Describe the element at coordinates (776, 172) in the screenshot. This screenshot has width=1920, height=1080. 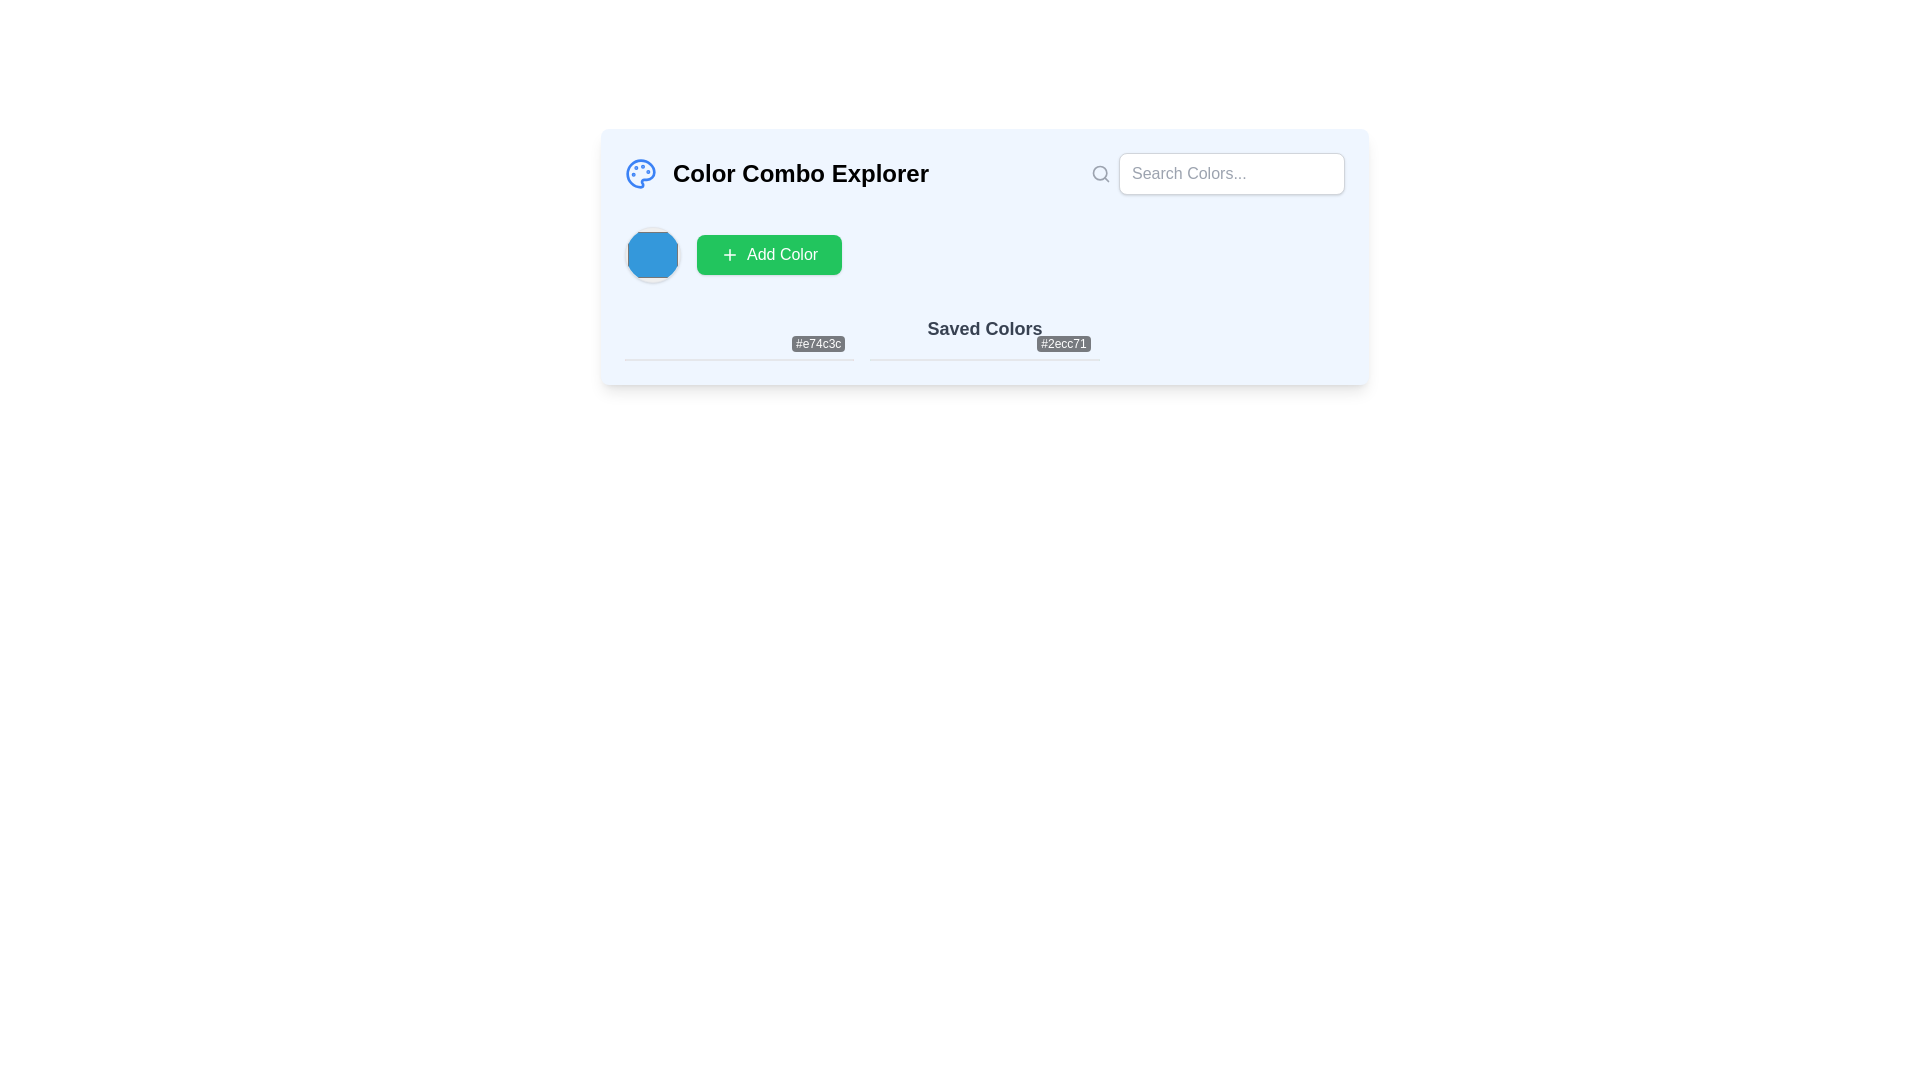
I see `the Header element which has an icon and text, located near the top-left corner of the interface, to use the adjacent elements such as the search bar and buttons` at that location.